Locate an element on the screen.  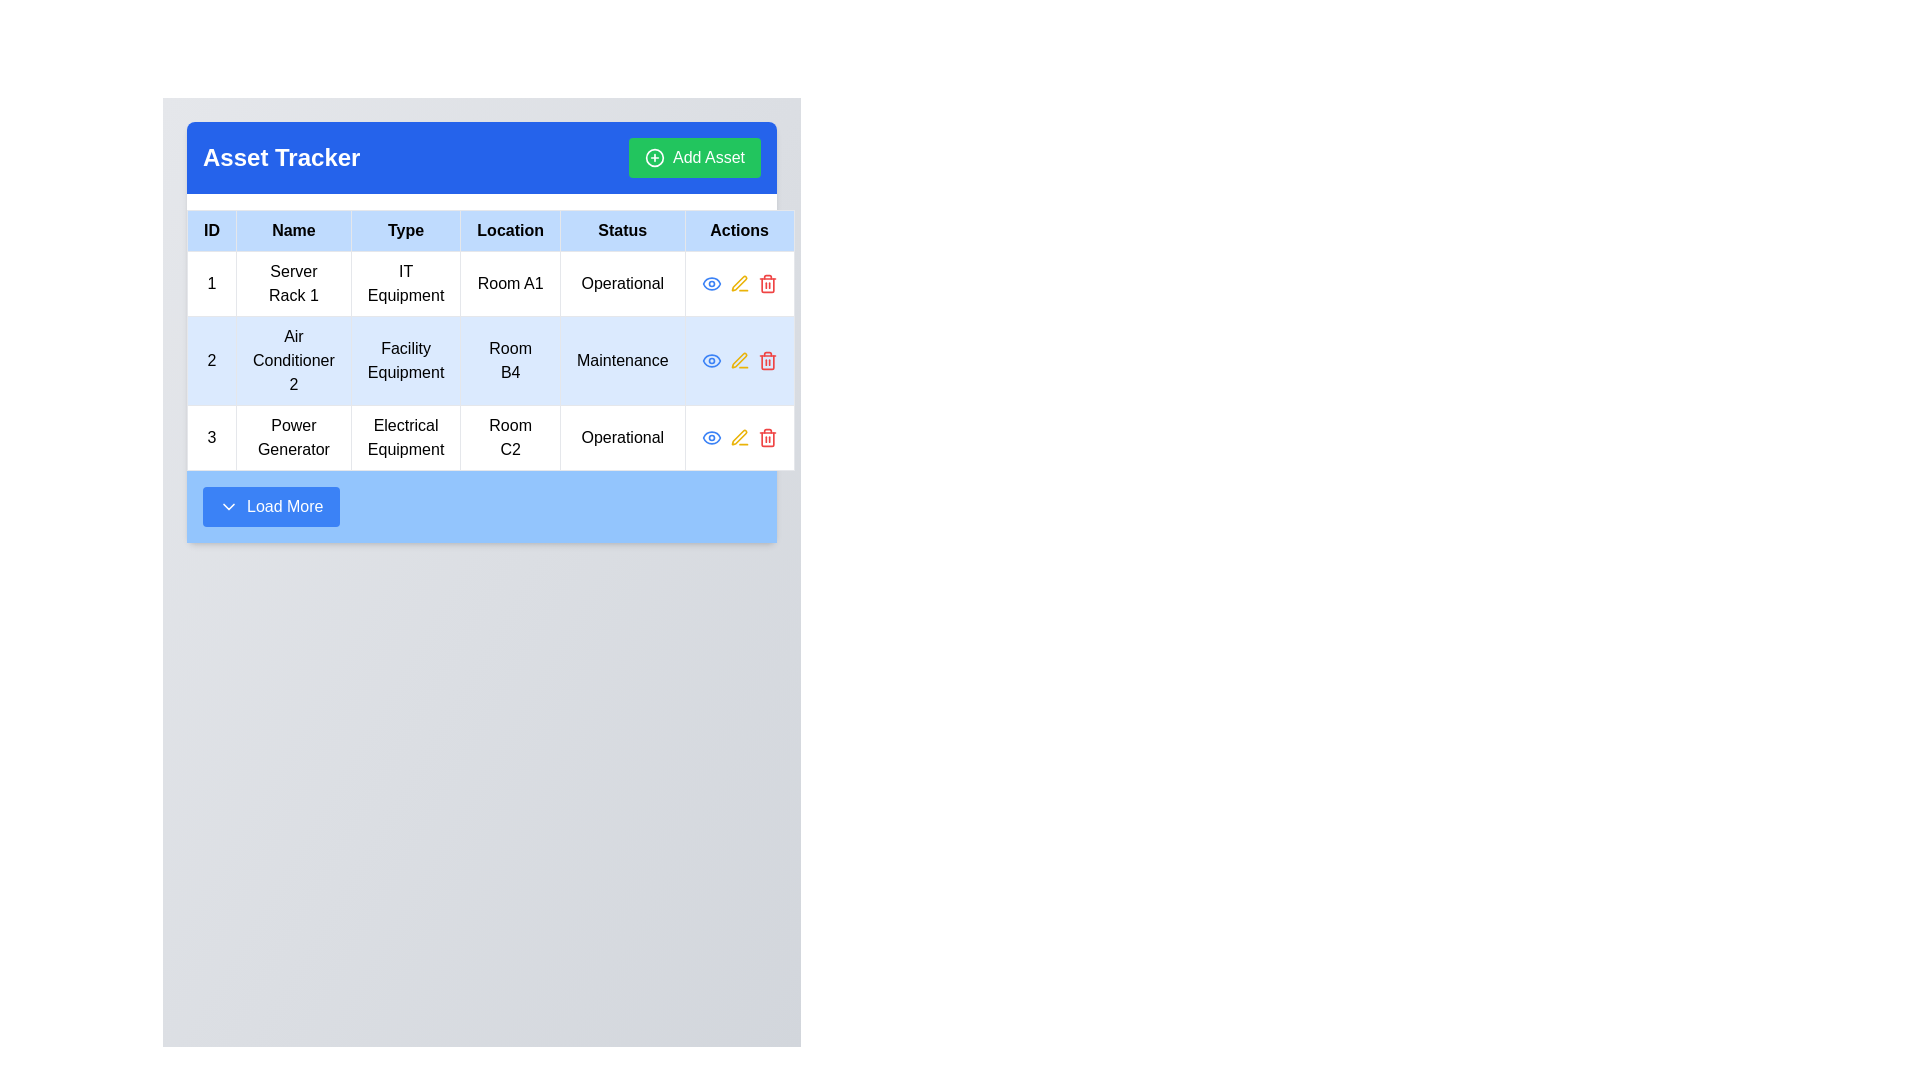
the red delete icon resembling a trash bin located in the 'Actions' column of the last row is located at coordinates (766, 437).